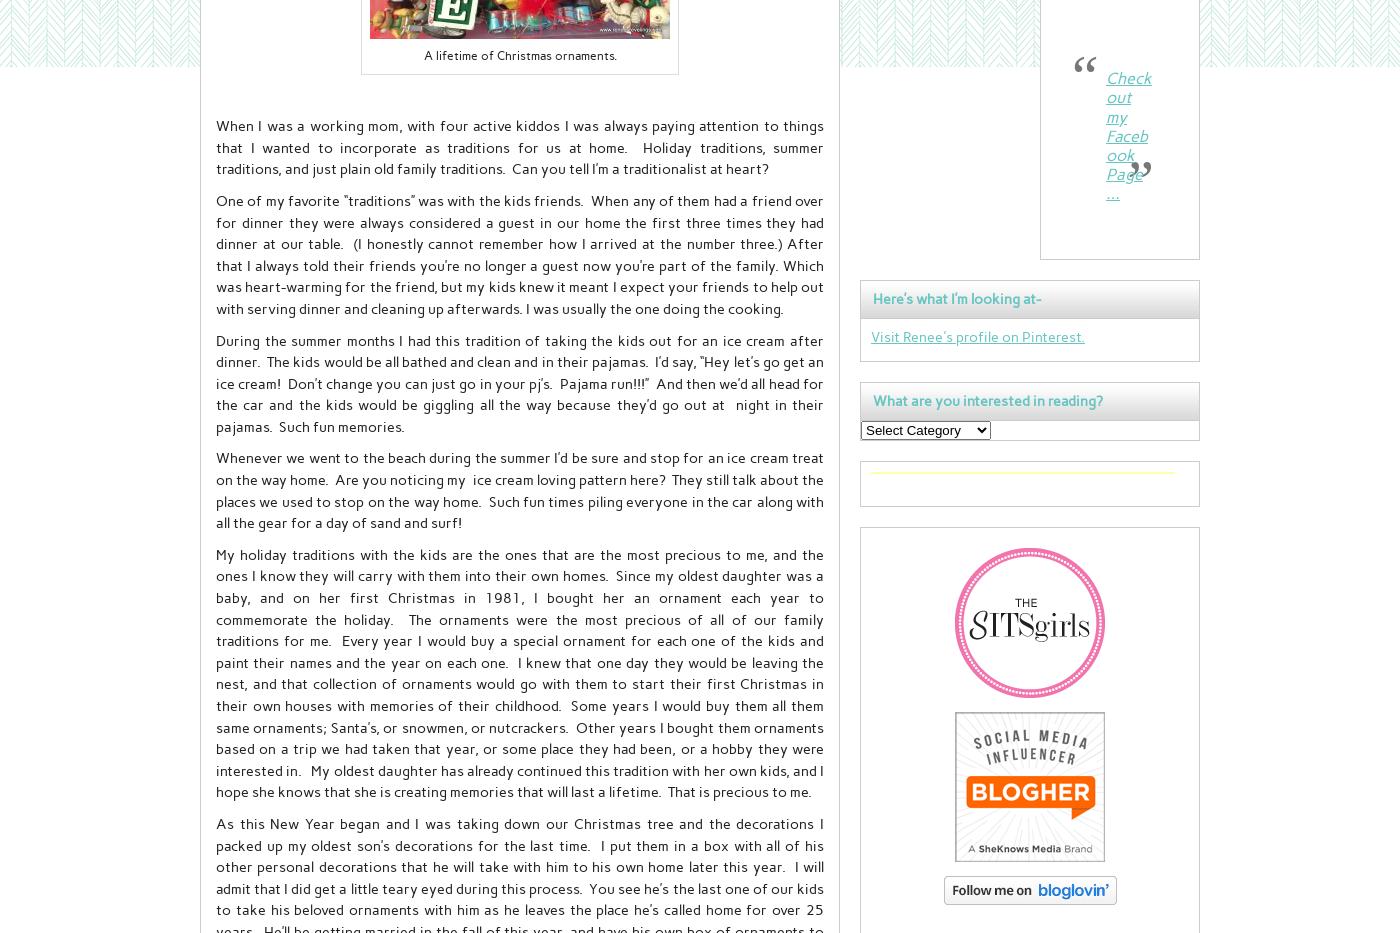 This screenshot has height=933, width=1400. Describe the element at coordinates (519, 660) in the screenshot. I see `'My holiday traditions with the kids are the ones that are the most precious to me, and the ones I know they will carry with them into their own homes.  Since my oldest daughter was a baby, and on her first Christmas in 1981, I bought her an ornament each year to commemorate the holiday.  The ornaments were the most precious of all of our family traditions for me.  Every year I would buy a special ornament for each one of the kids and paint their names and the year on each one.  I knew that one day they would be leaving the nest, and that collection of ornaments would go with them to start their first Christmas in their own houses with memories of their childhood.  Some years I would buy them all them same ornaments; Santa’s, or snowmen, or nutcrackers.  Other years I bought them ornaments based on a trip we had taken that year, or some place they had been, or a hobby they were interested in.'` at that location.